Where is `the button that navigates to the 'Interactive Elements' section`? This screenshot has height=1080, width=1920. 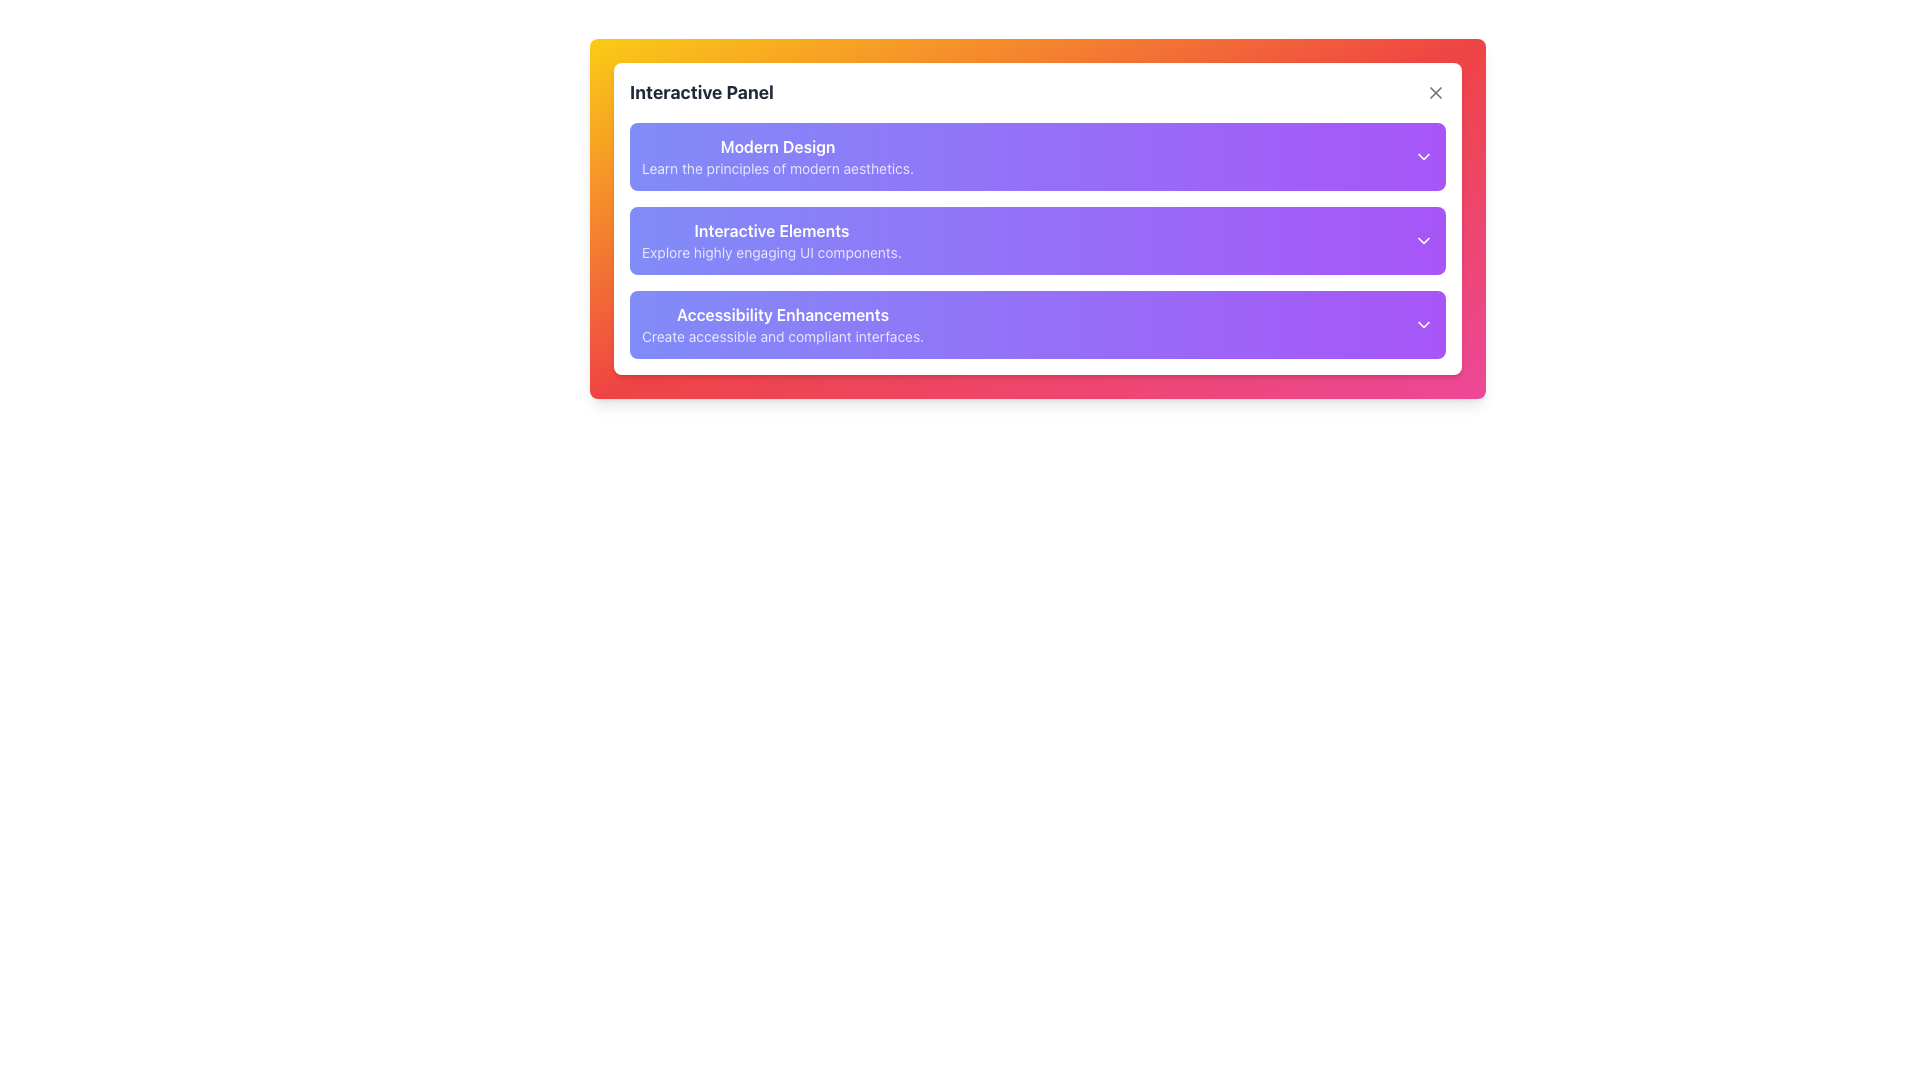 the button that navigates to the 'Interactive Elements' section is located at coordinates (1037, 239).